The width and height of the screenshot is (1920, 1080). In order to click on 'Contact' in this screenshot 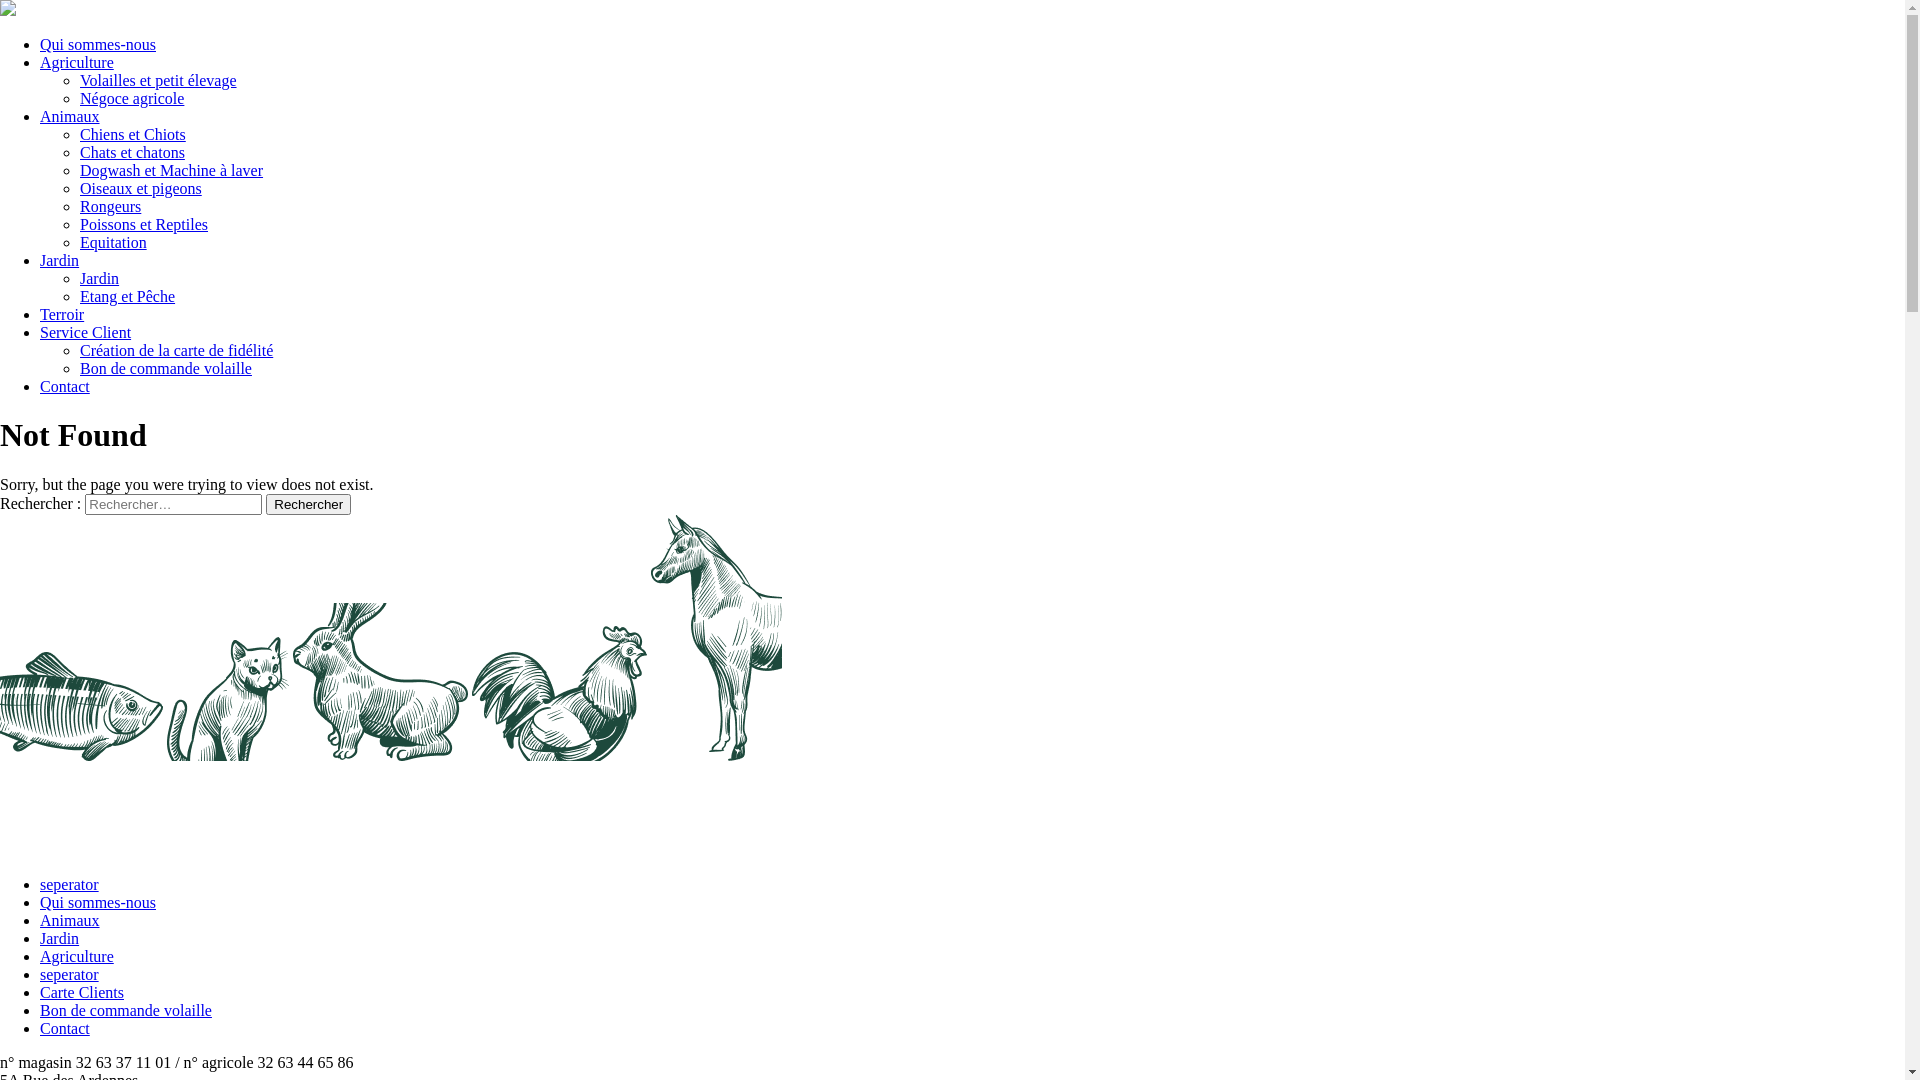, I will do `click(39, 386)`.